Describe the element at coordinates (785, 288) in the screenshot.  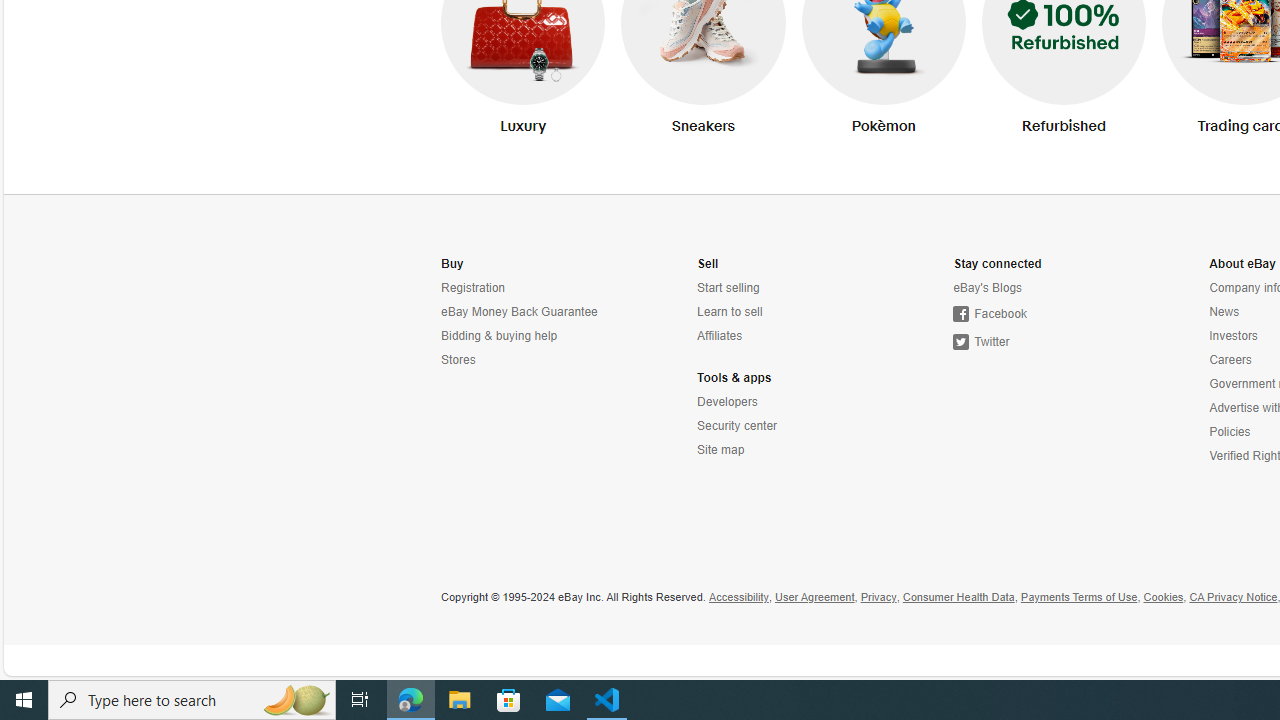
I see `'Start selling'` at that location.